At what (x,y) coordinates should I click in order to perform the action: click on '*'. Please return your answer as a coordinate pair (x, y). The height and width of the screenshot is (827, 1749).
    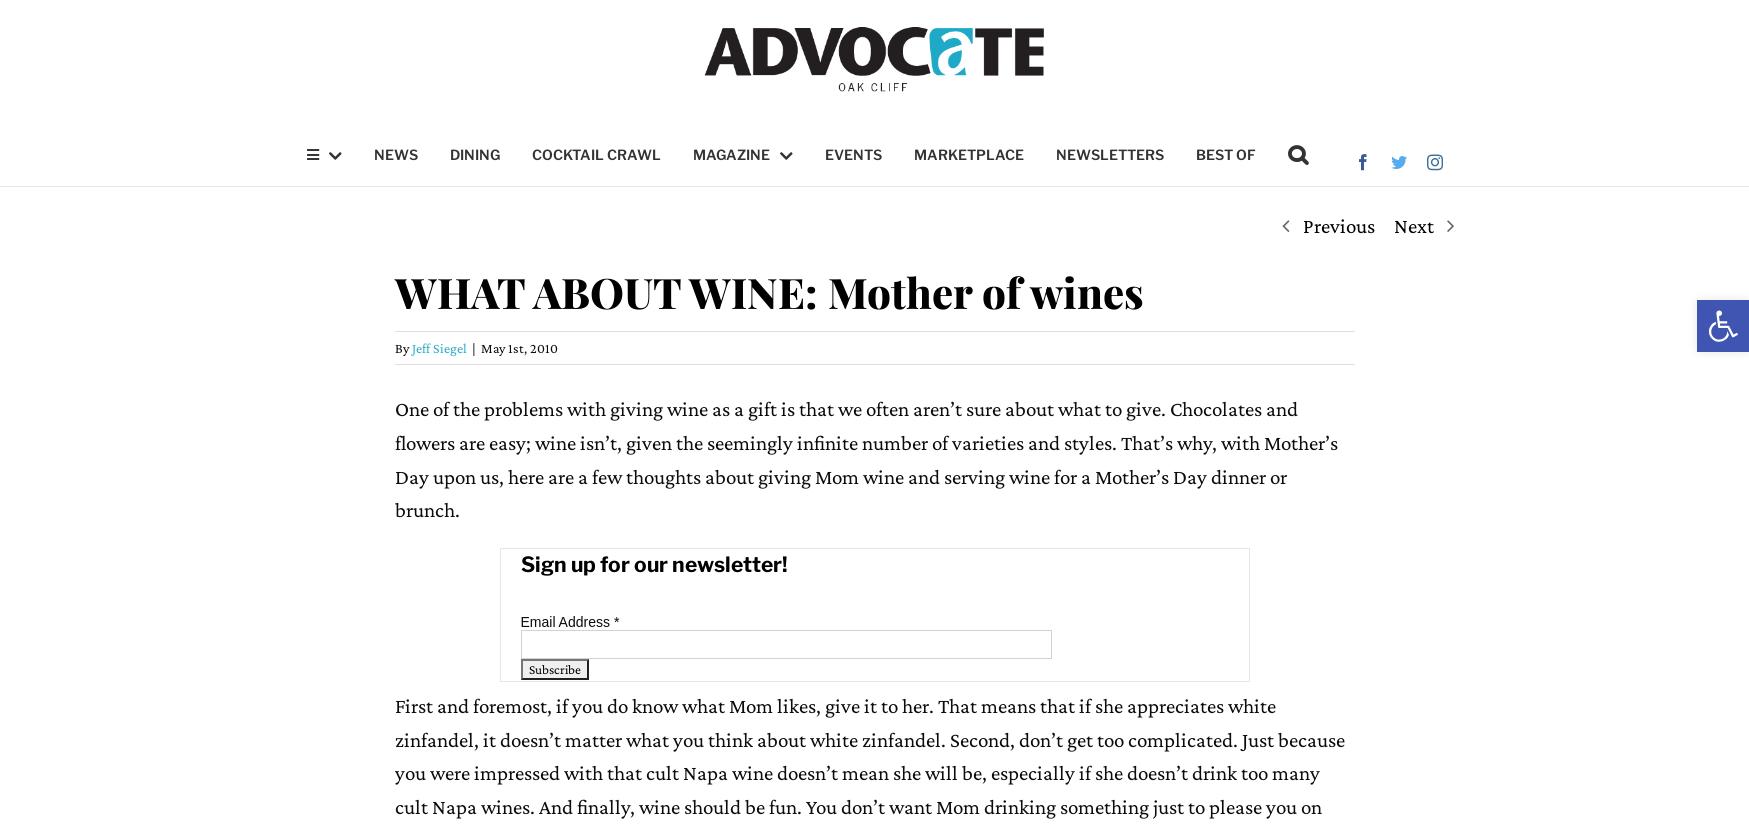
    Looking at the image, I should click on (615, 619).